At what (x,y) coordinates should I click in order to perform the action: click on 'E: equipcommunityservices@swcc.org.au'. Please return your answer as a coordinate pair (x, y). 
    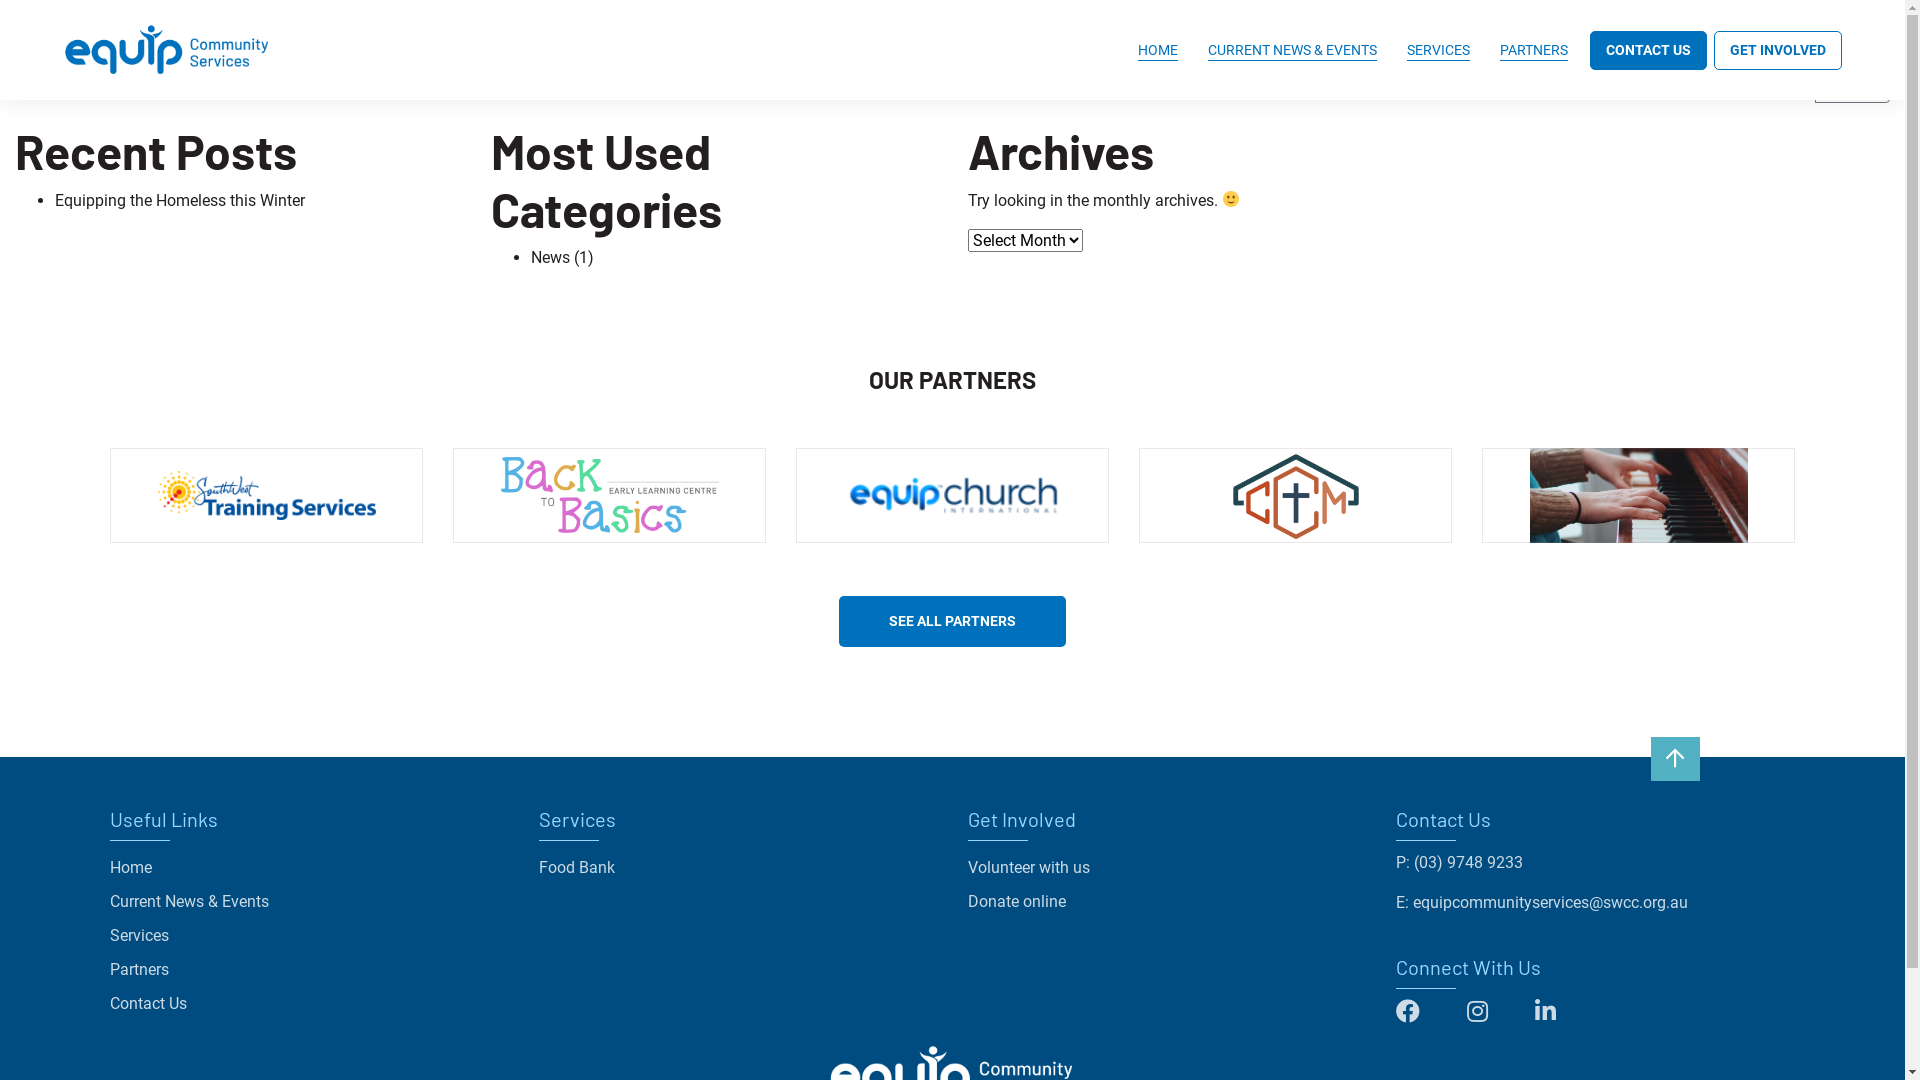
    Looking at the image, I should click on (1540, 902).